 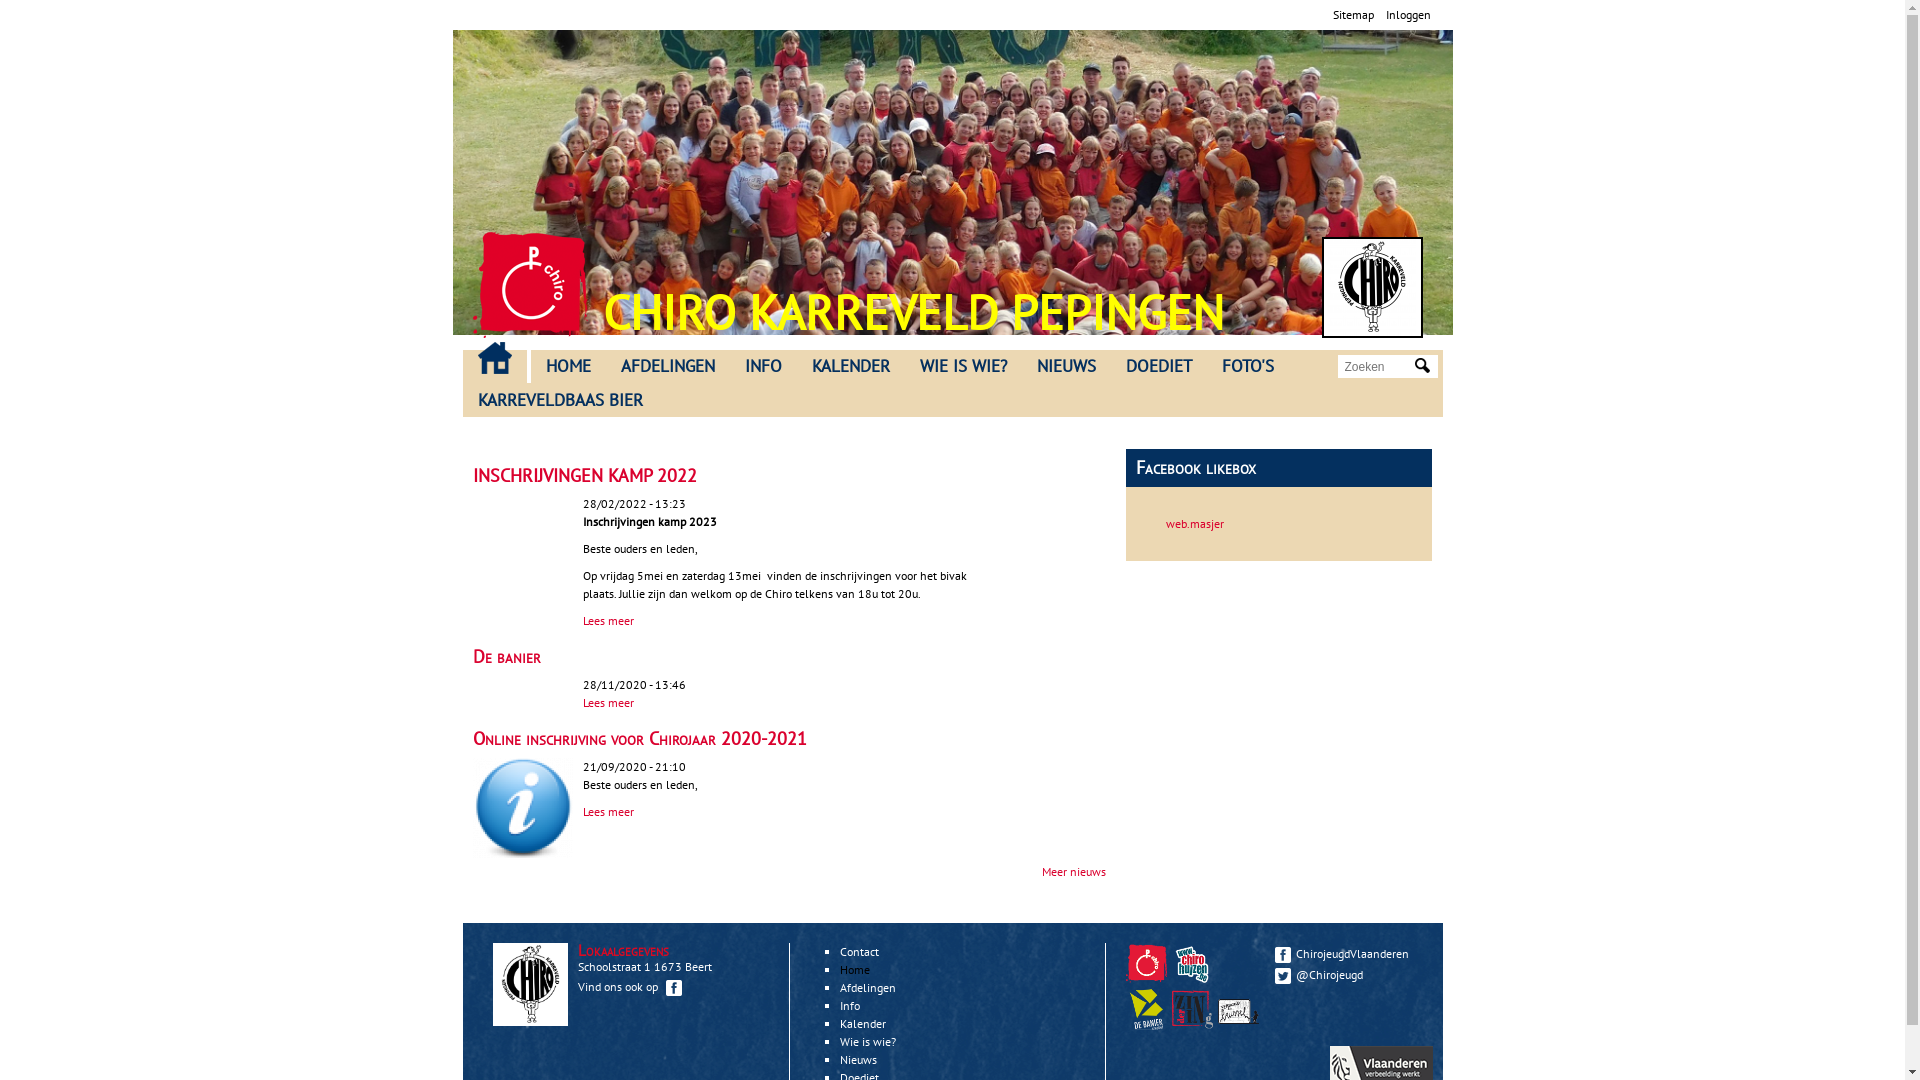 What do you see at coordinates (858, 1058) in the screenshot?
I see `'Nieuws'` at bounding box center [858, 1058].